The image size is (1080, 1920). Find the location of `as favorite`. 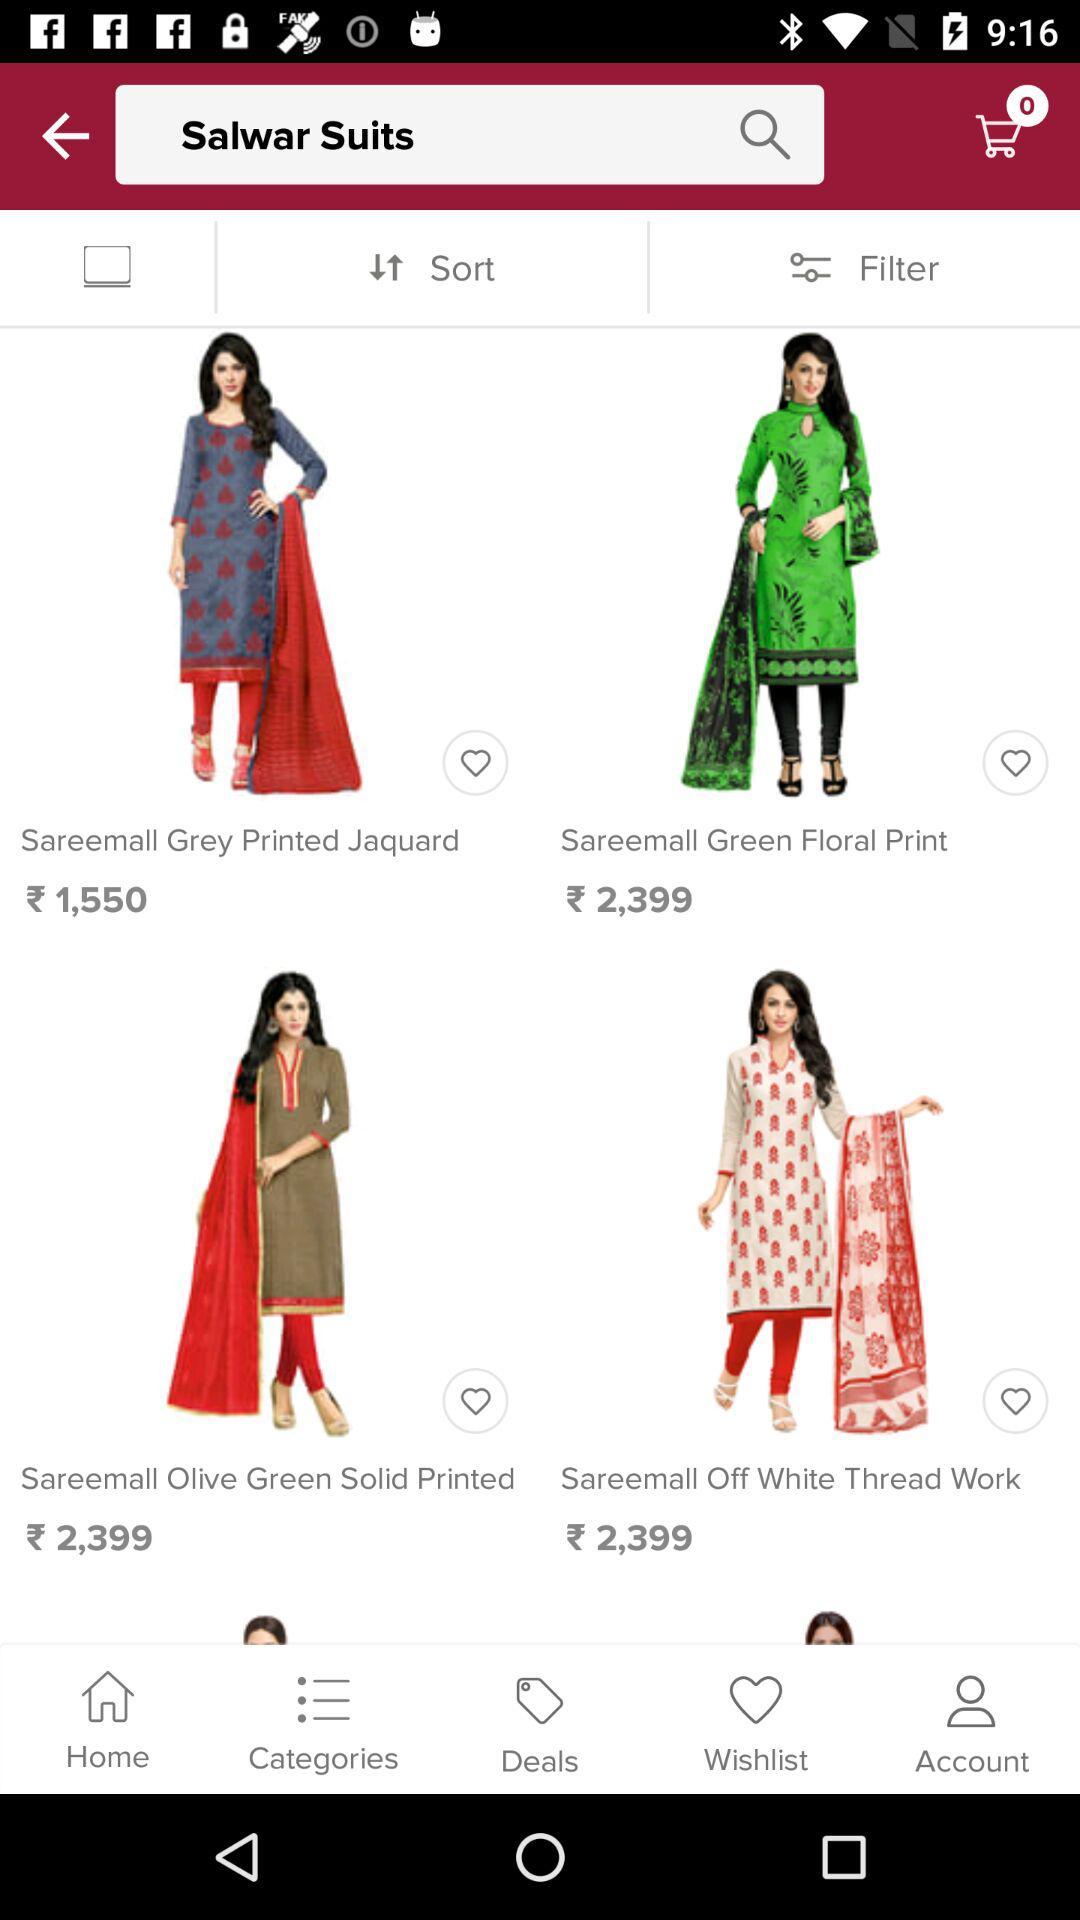

as favorite is located at coordinates (475, 1400).